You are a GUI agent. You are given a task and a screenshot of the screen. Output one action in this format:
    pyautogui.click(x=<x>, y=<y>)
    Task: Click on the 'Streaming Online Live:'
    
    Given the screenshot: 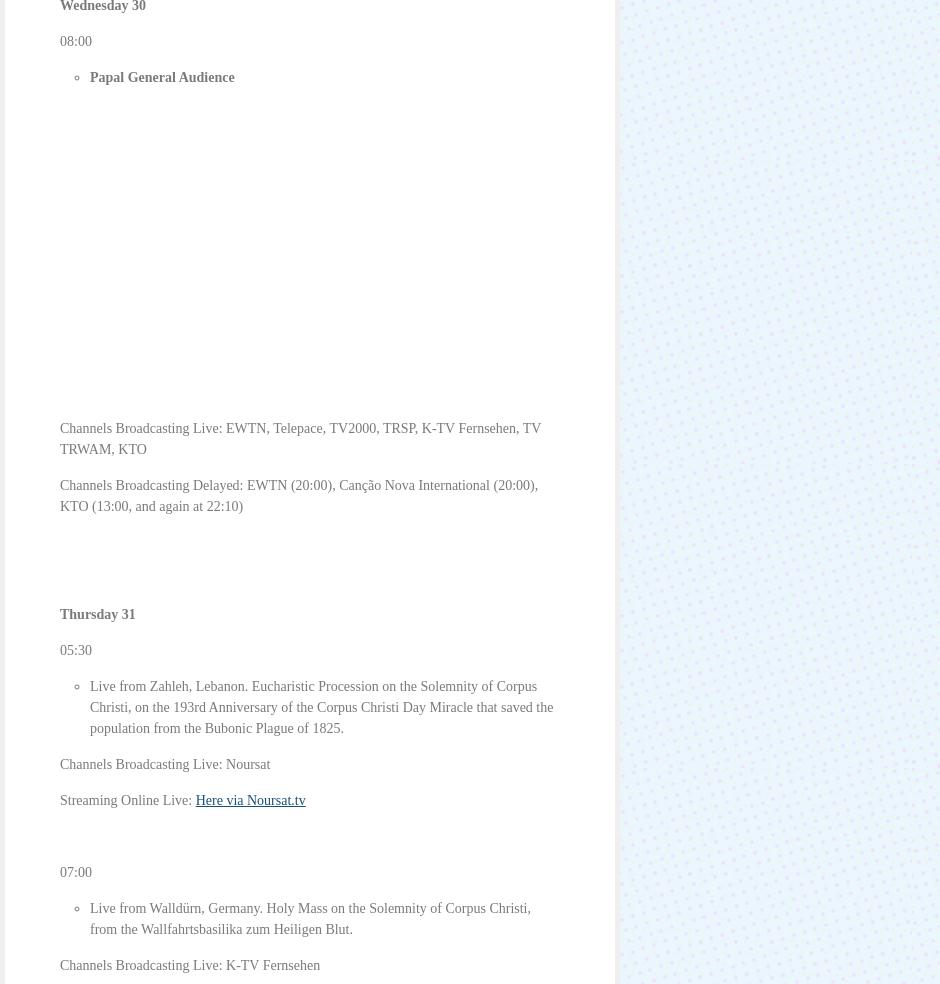 What is the action you would take?
    pyautogui.click(x=126, y=799)
    